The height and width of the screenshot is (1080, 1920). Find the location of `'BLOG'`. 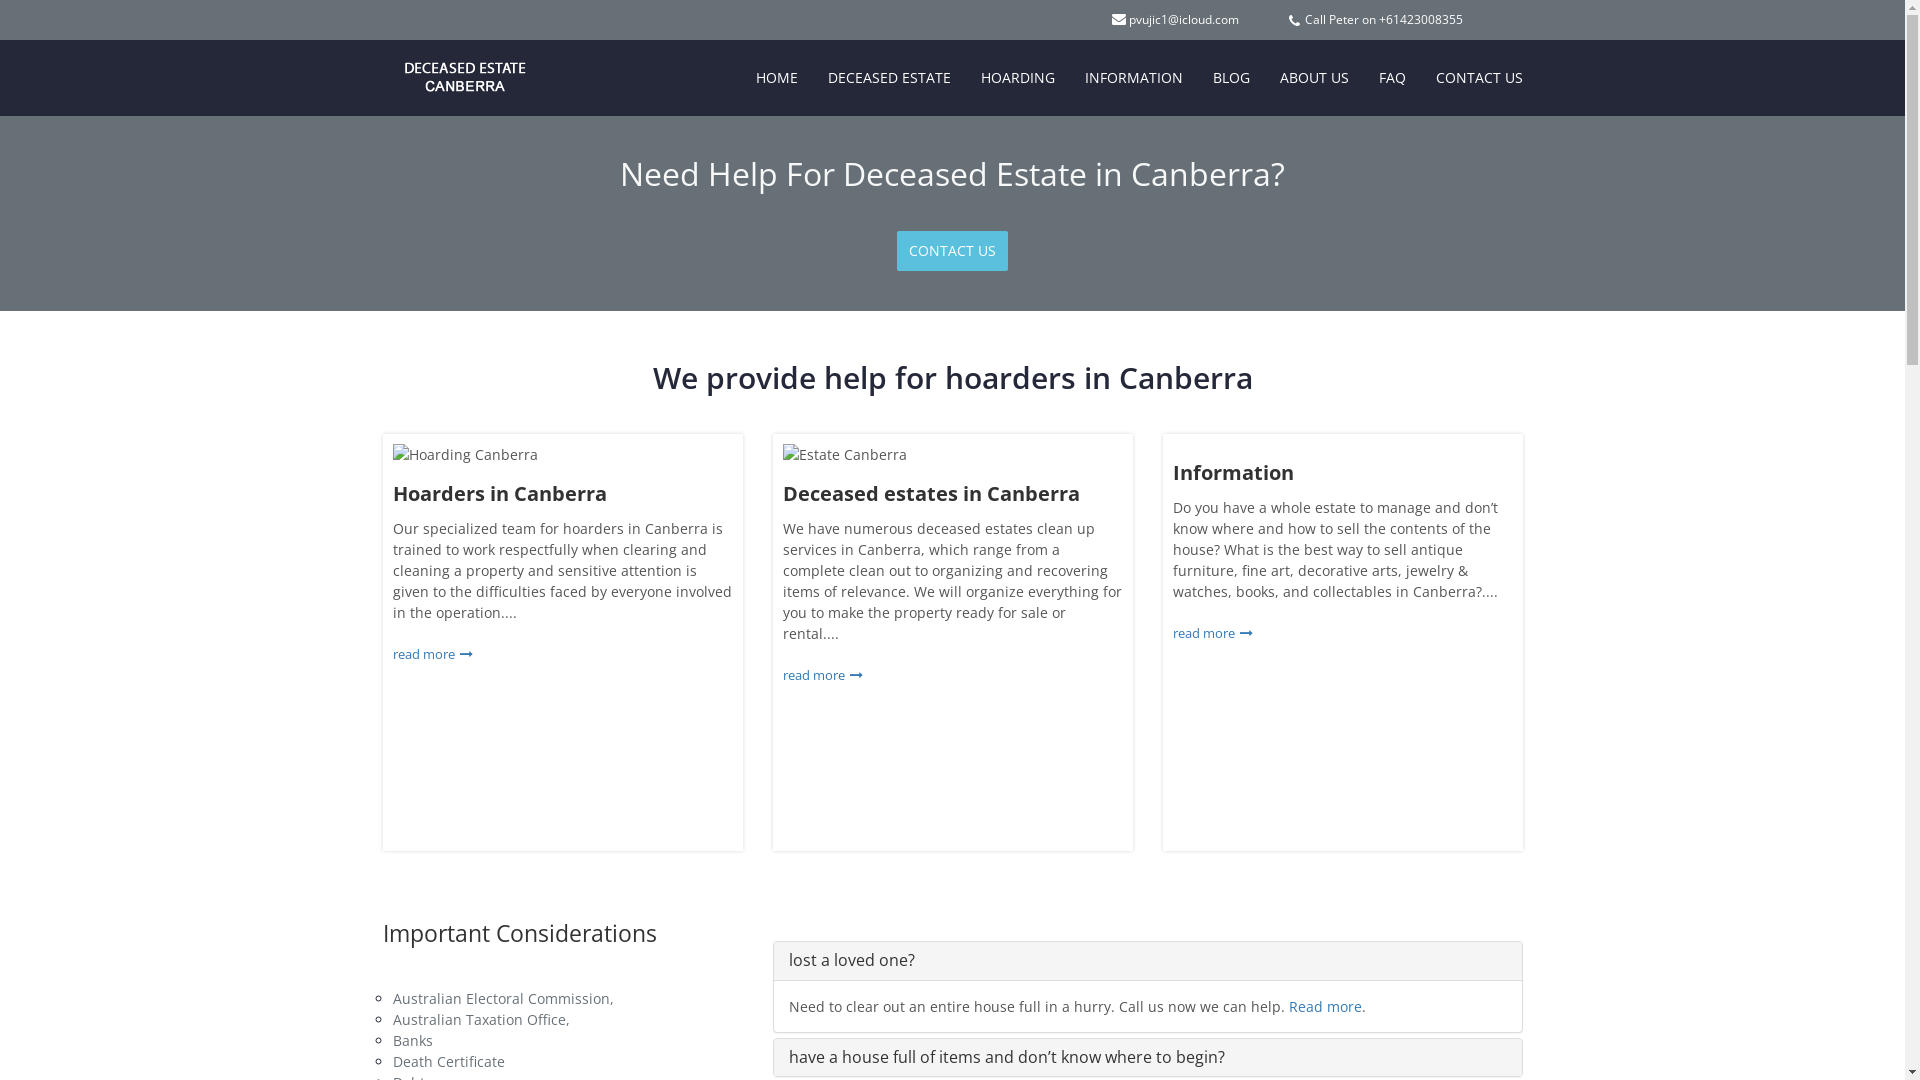

'BLOG' is located at coordinates (1230, 76).